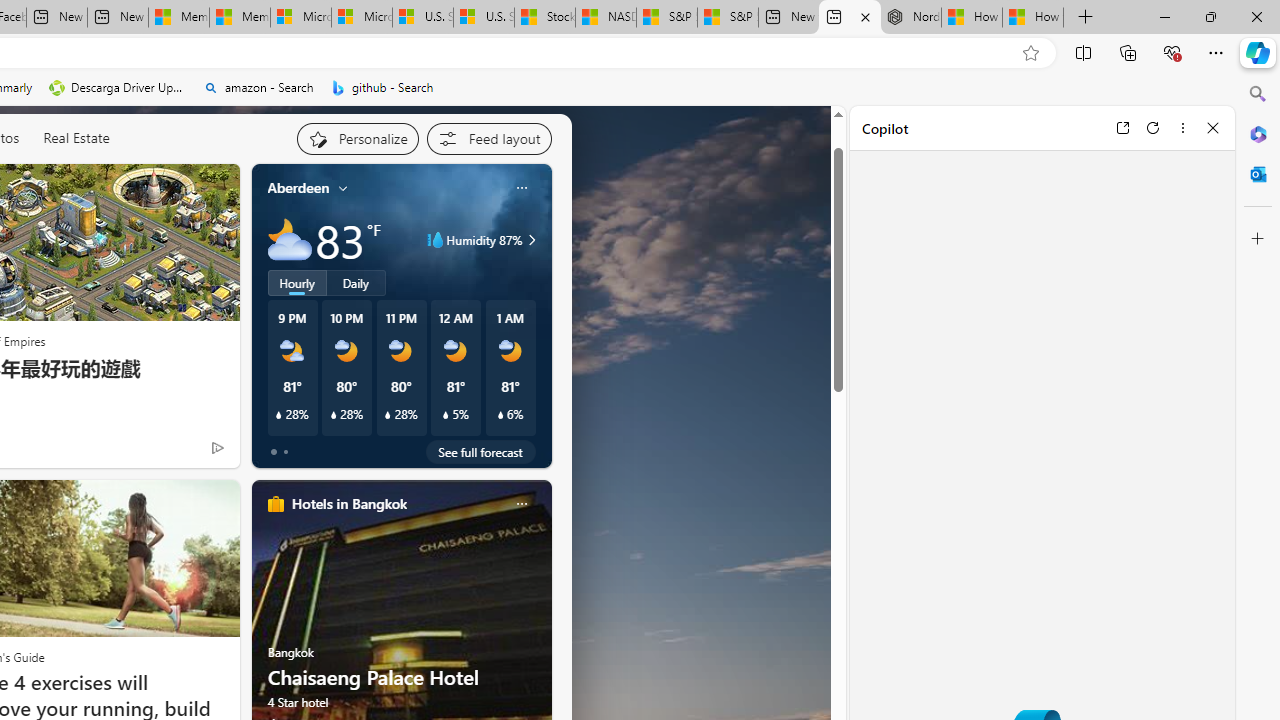 This screenshot has width=1280, height=720. I want to click on 'Aberdeen', so click(297, 188).